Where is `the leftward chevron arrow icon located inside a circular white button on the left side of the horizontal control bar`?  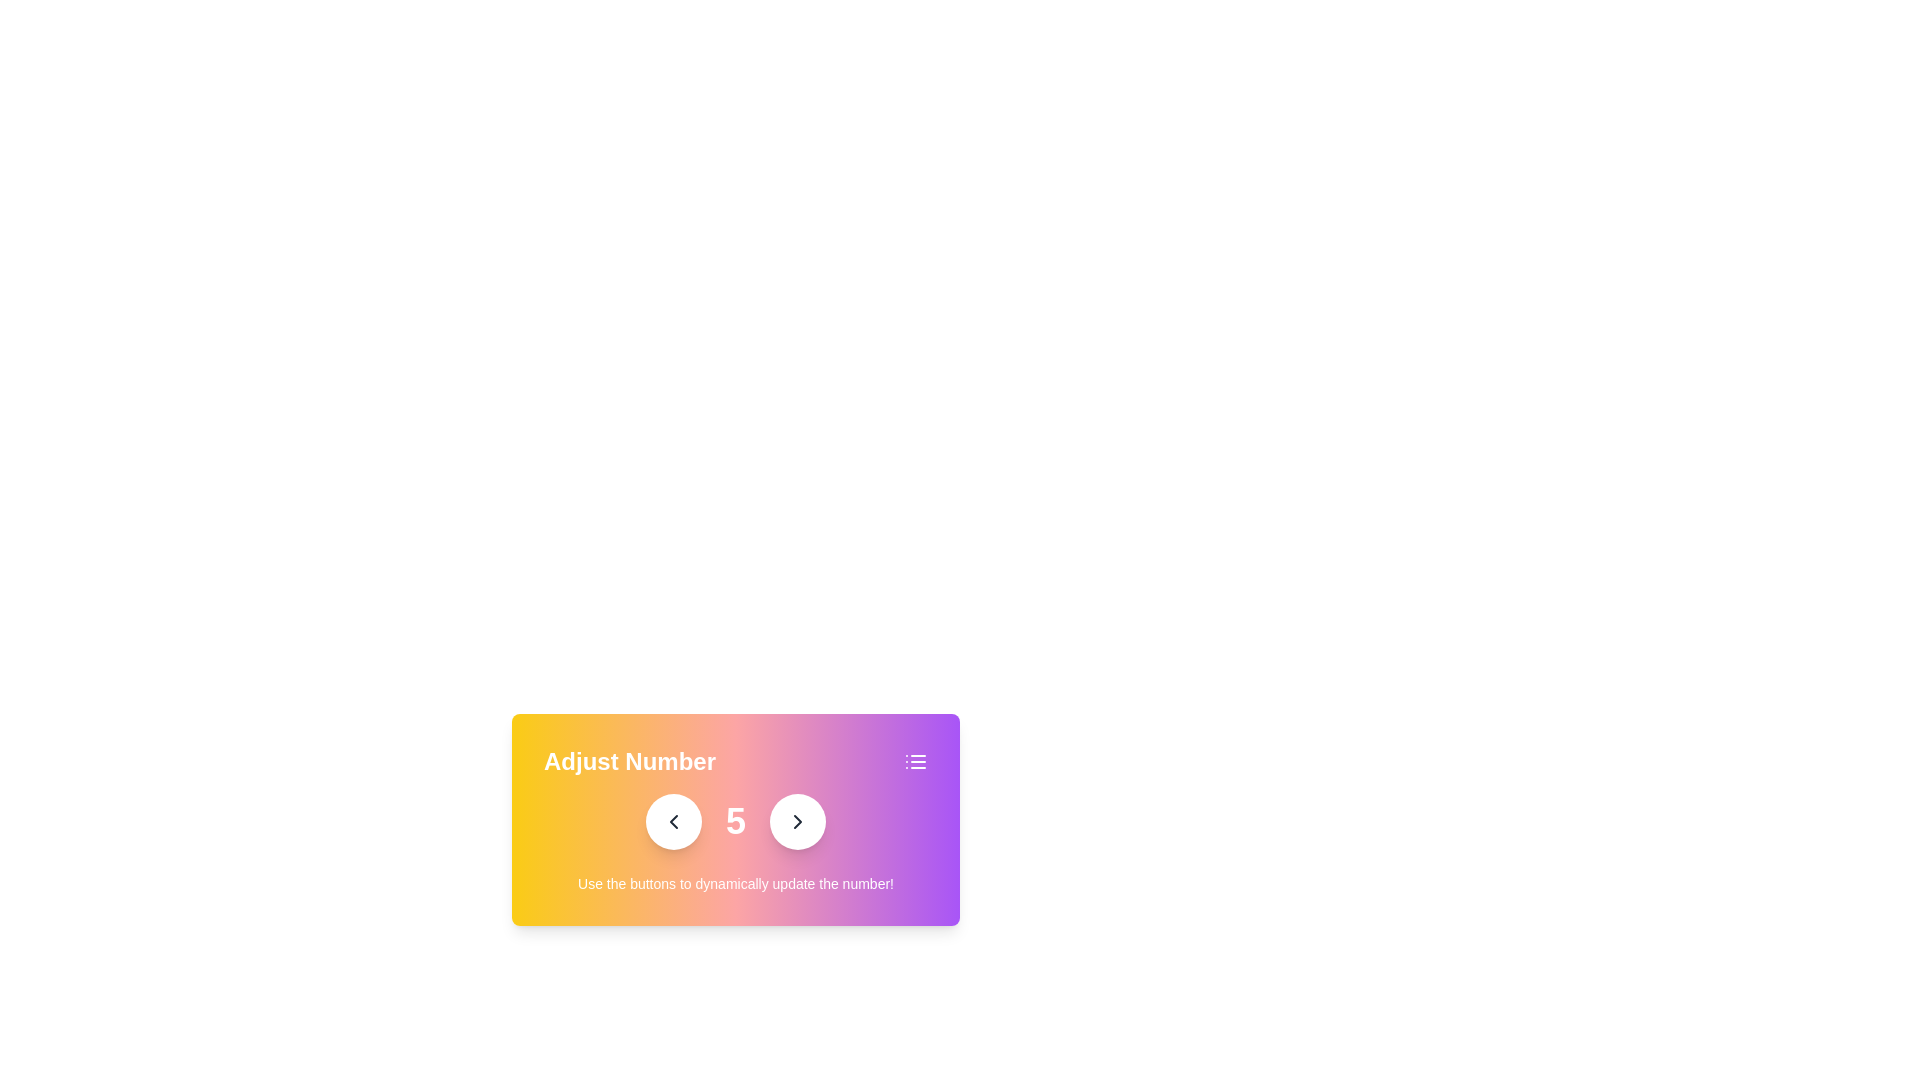
the leftward chevron arrow icon located inside a circular white button on the left side of the horizontal control bar is located at coordinates (673, 821).